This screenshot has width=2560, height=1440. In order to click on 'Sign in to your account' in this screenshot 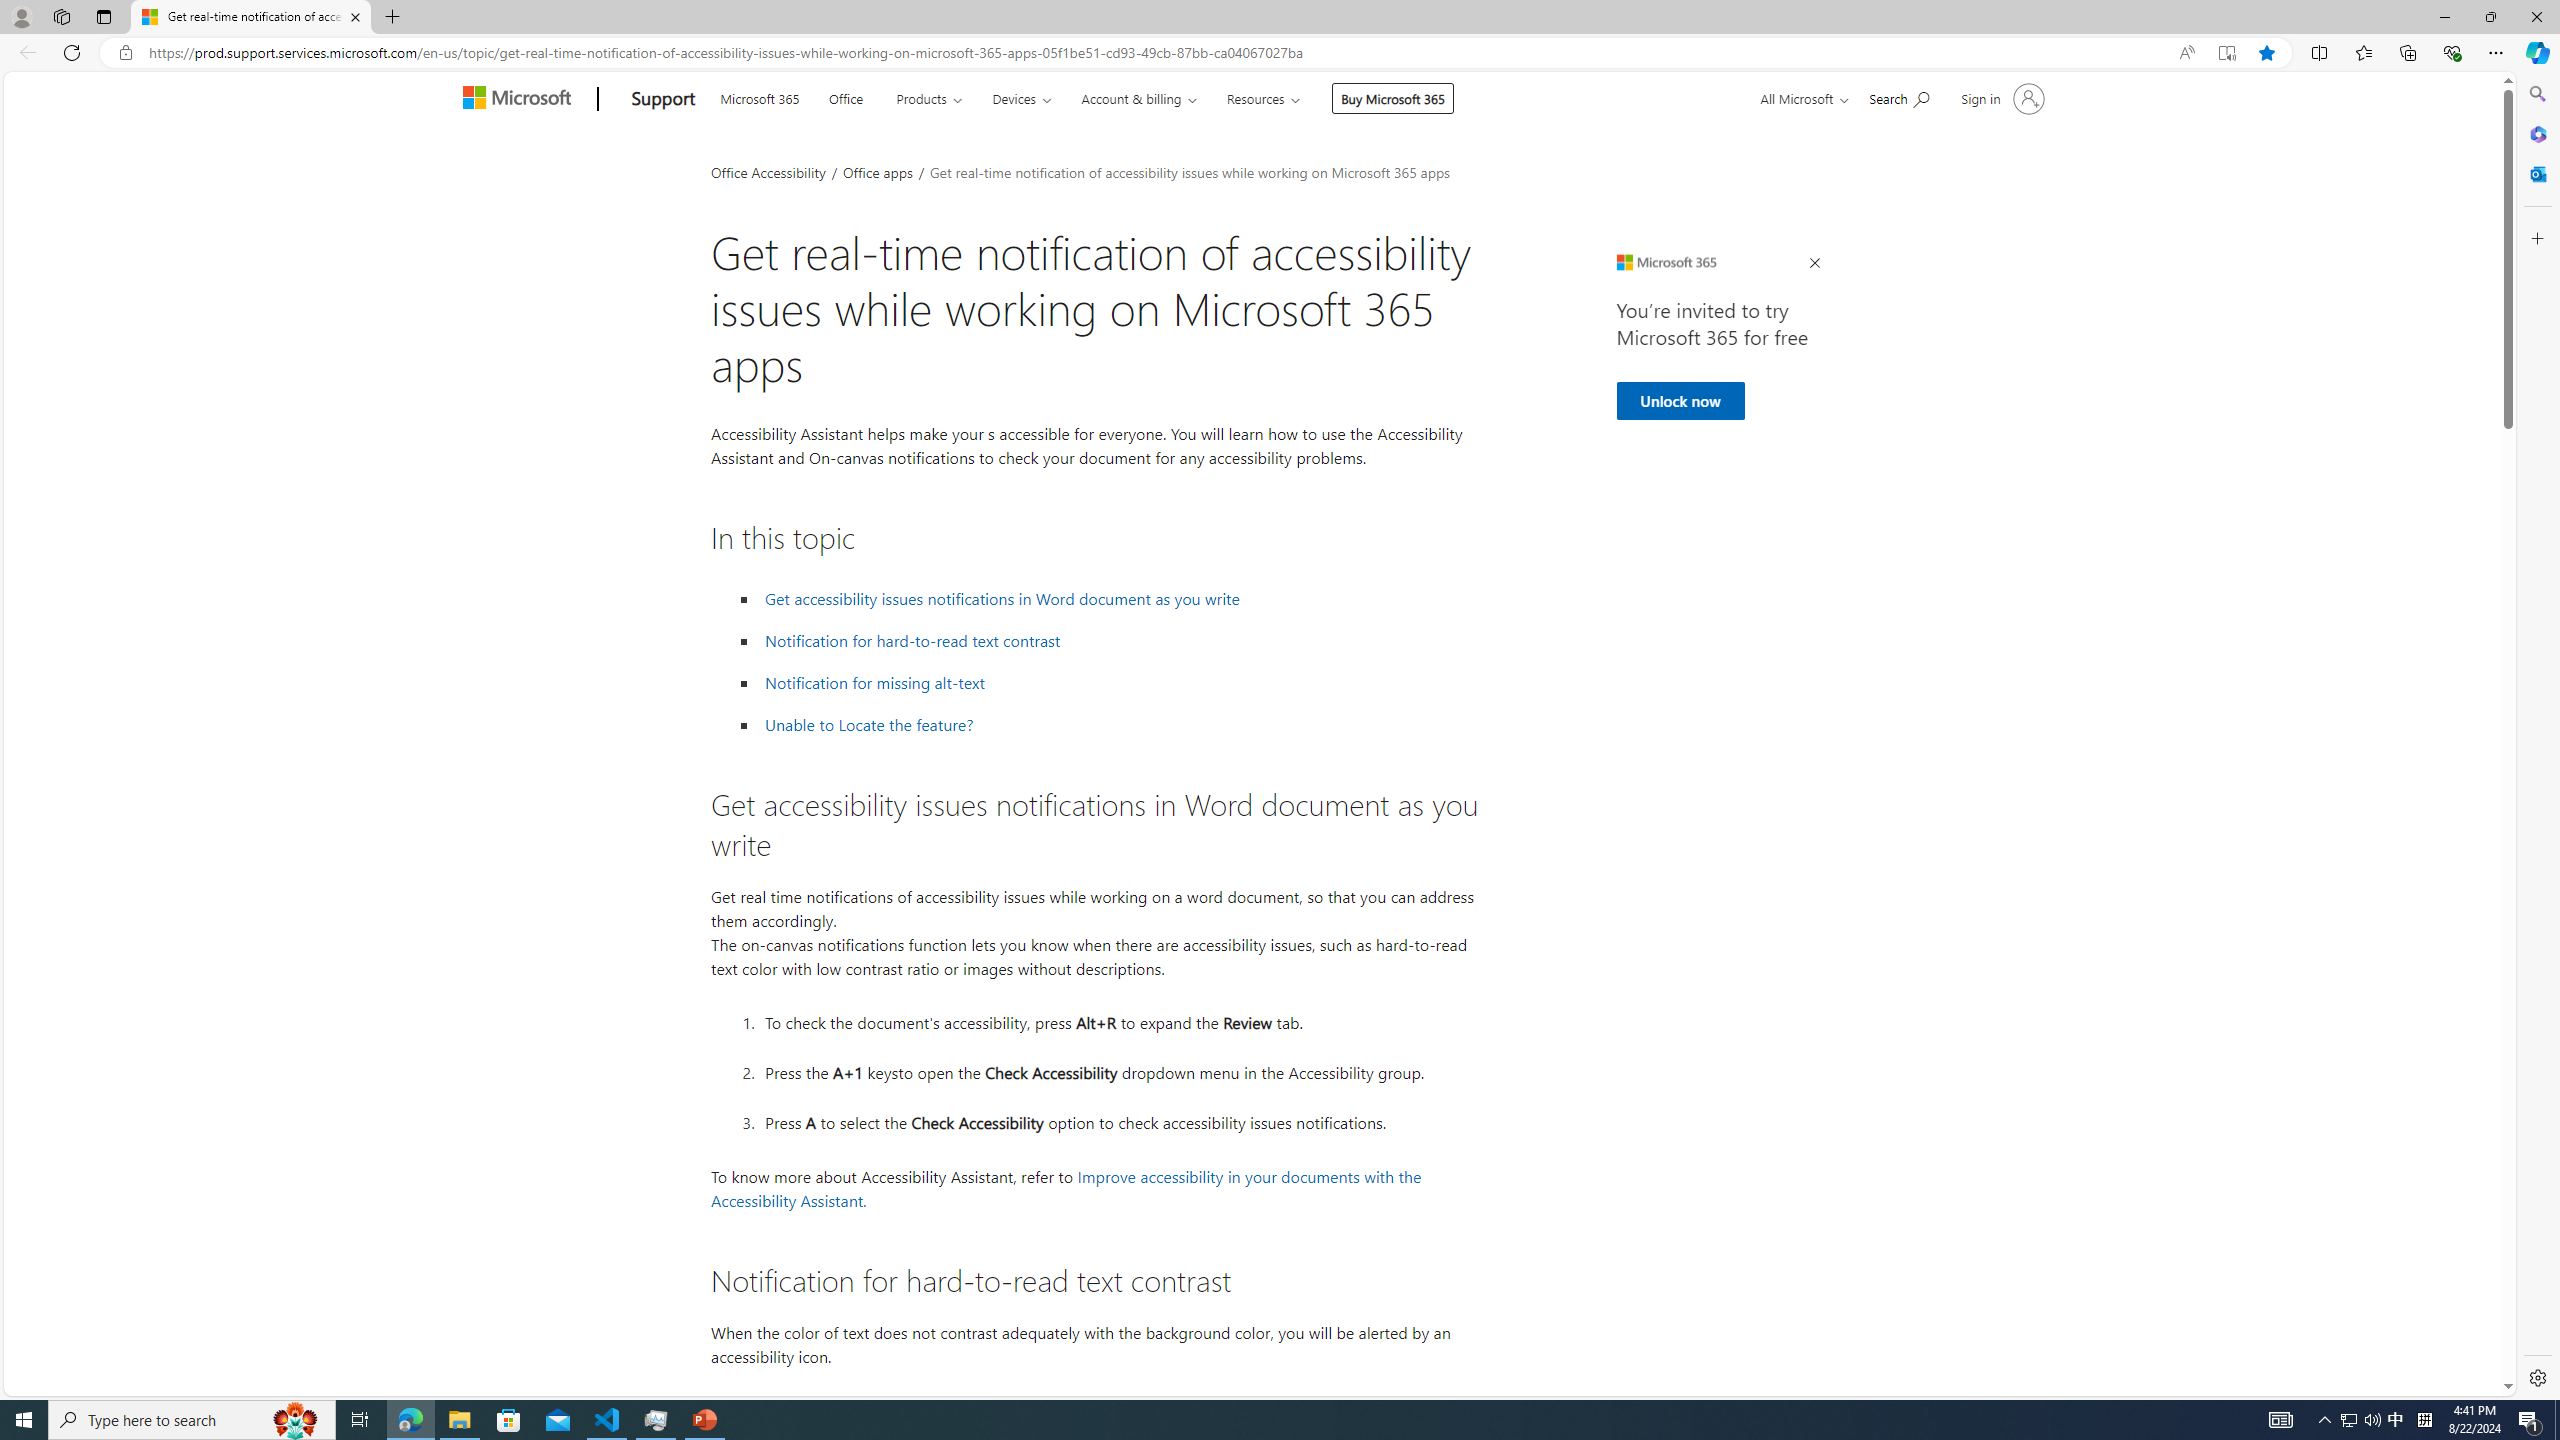, I will do `click(2000, 97)`.